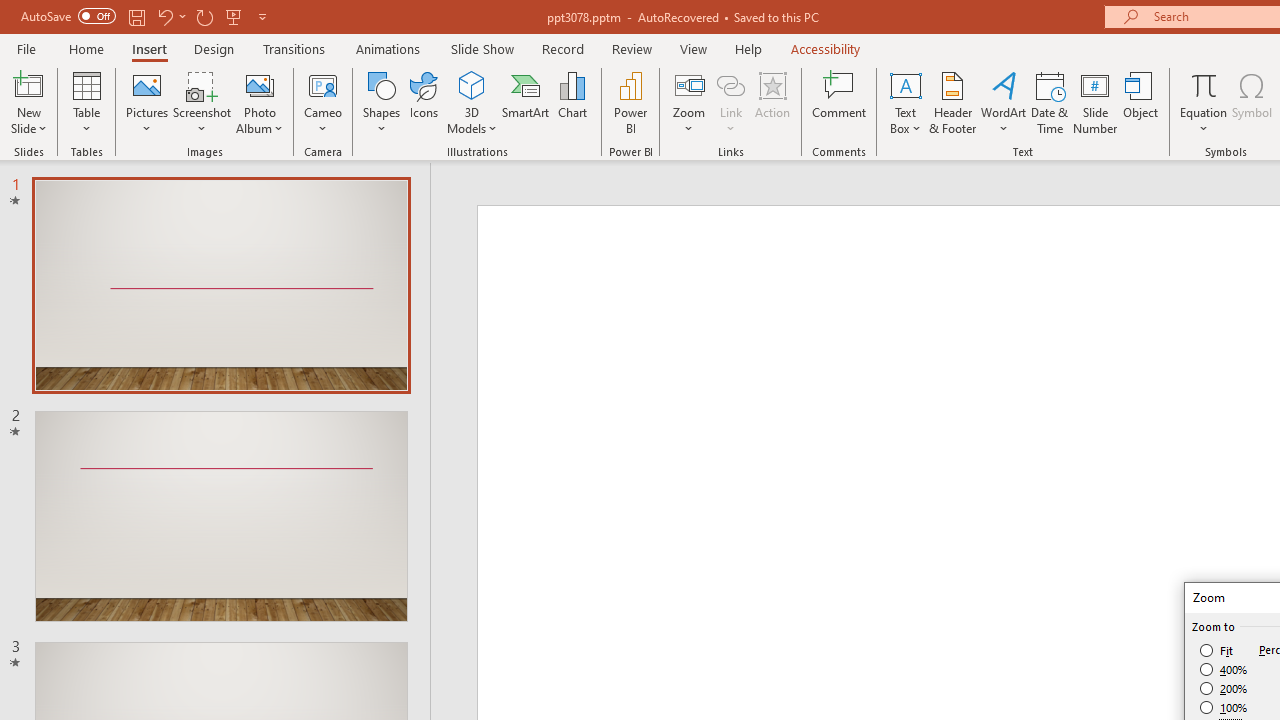 This screenshot has width=1280, height=720. What do you see at coordinates (1004, 103) in the screenshot?
I see `'WordArt'` at bounding box center [1004, 103].